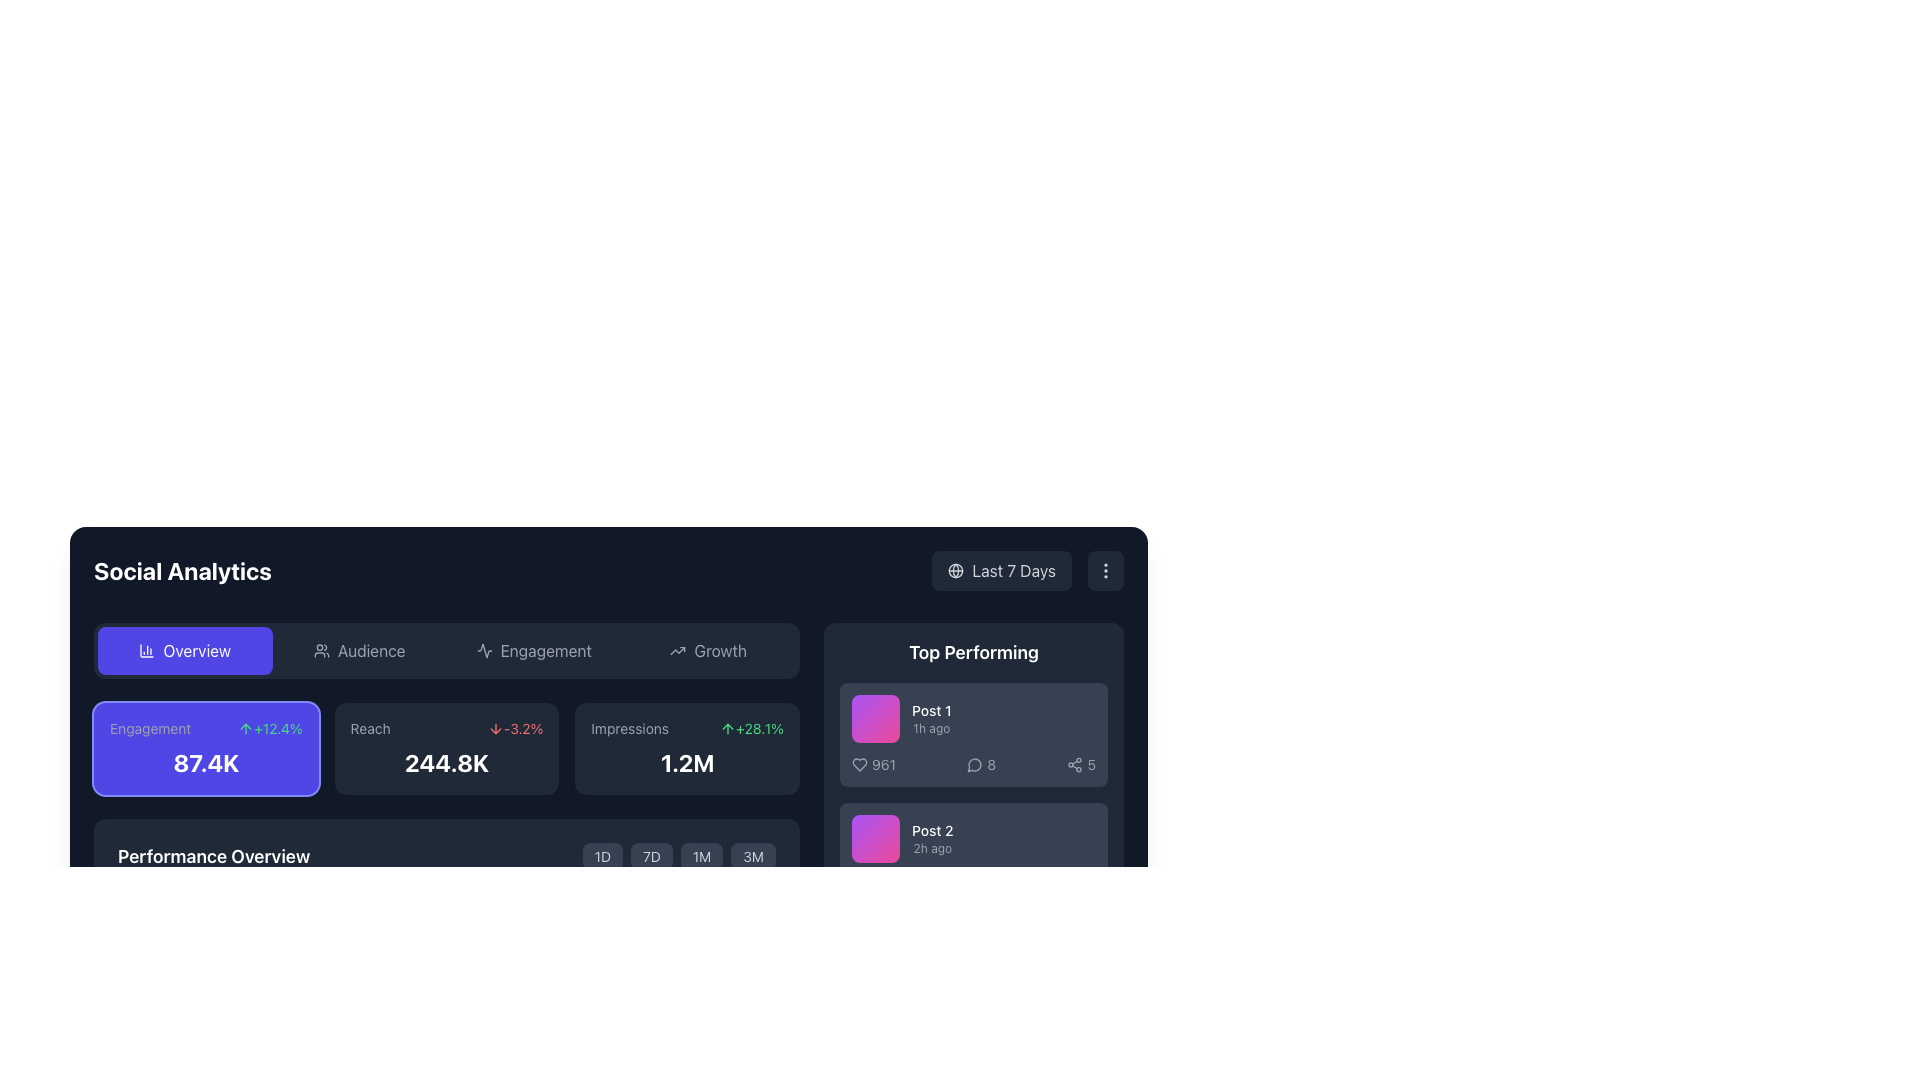 This screenshot has height=1080, width=1920. Describe the element at coordinates (269, 729) in the screenshot. I see `the text and icon element indicating a percentage increase in engagement, which is visually represented with a green color and upward arrow, located to the right of the 'Engagement' label` at that location.